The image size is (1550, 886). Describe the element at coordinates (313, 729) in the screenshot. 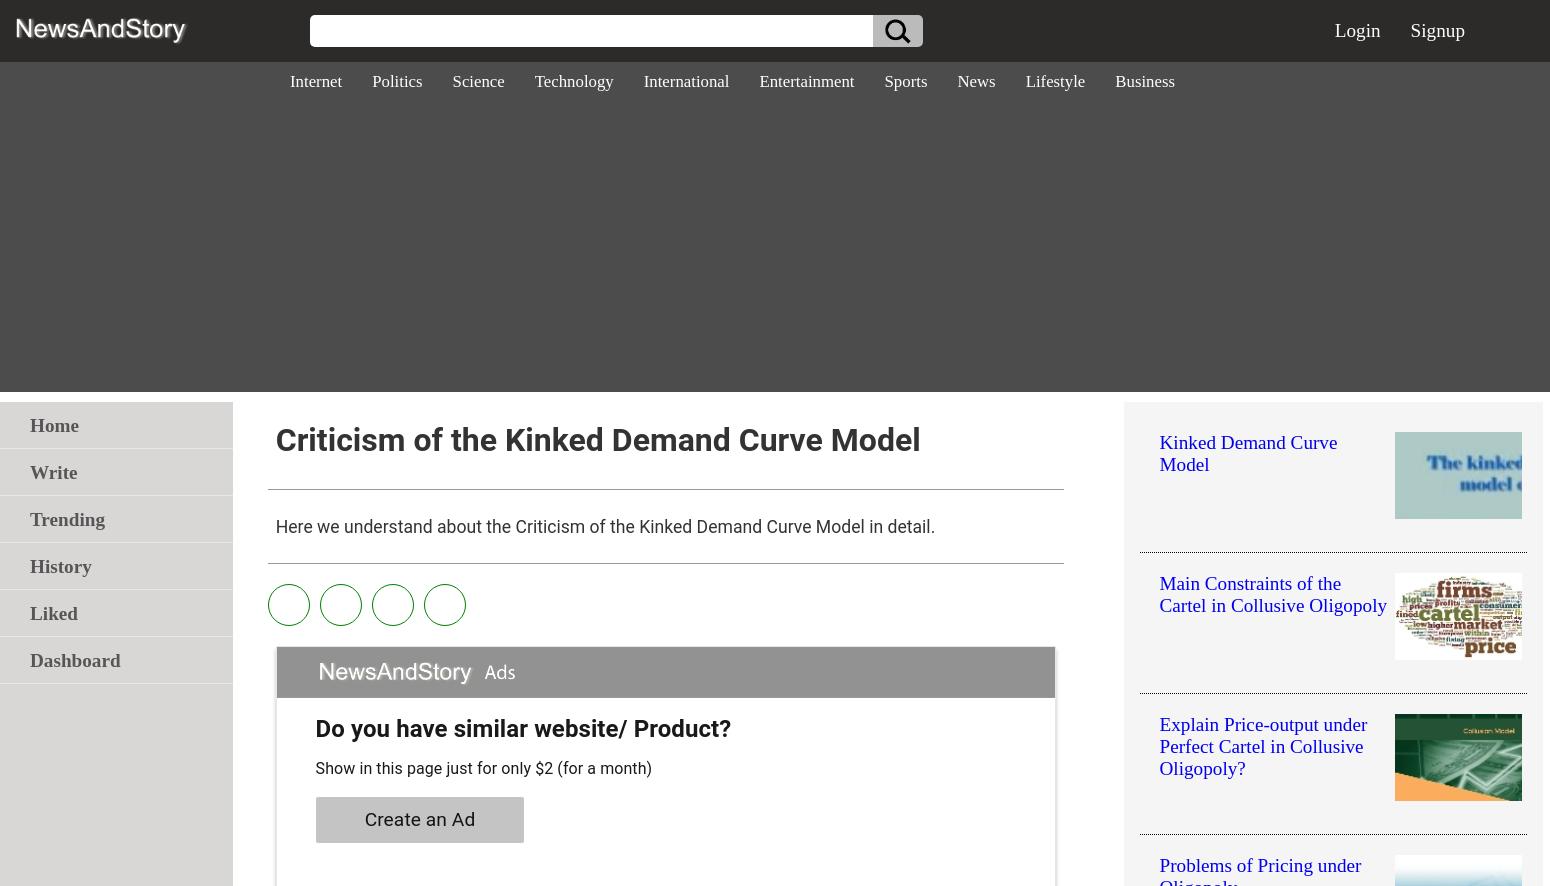

I see `'Do you have similar website/ Product?'` at that location.